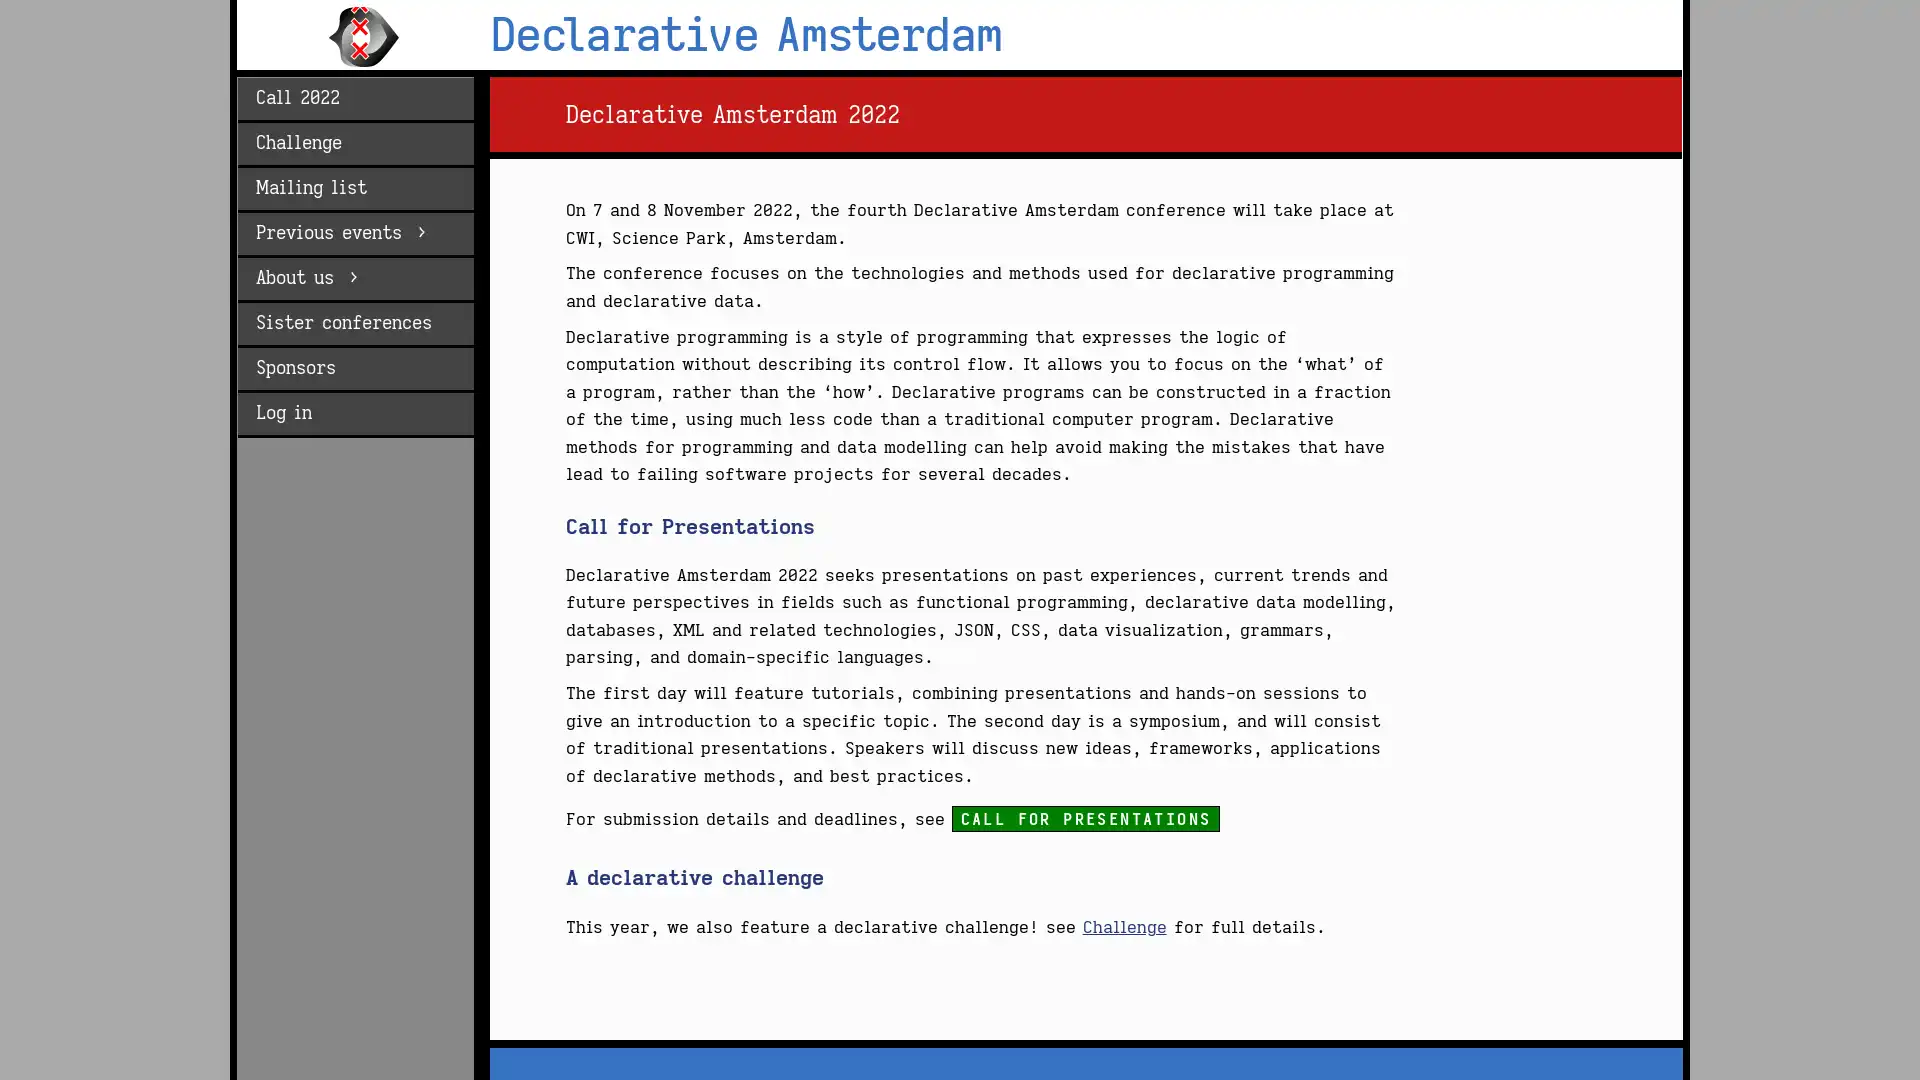 This screenshot has width=1920, height=1080. What do you see at coordinates (1084, 818) in the screenshot?
I see `CALL FOR PRESENTATIONS` at bounding box center [1084, 818].